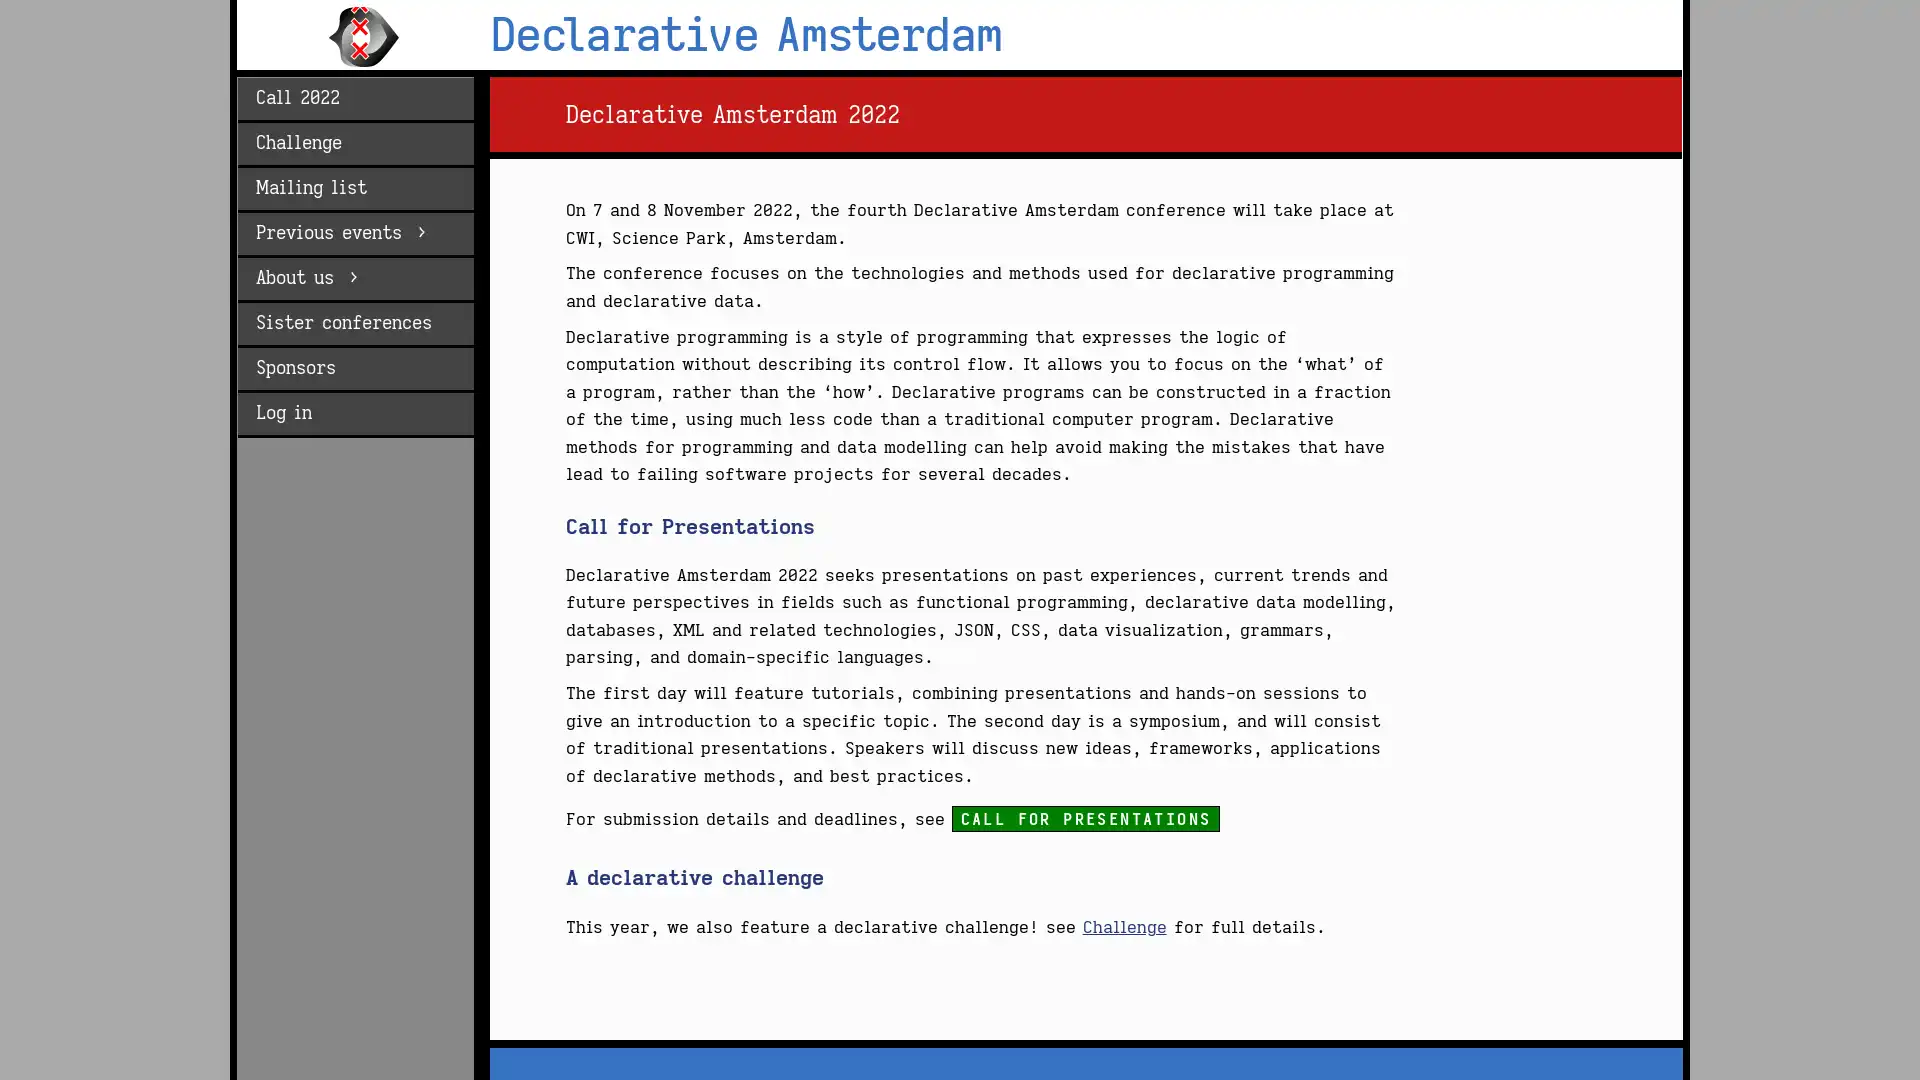 This screenshot has width=1920, height=1080. What do you see at coordinates (1084, 818) in the screenshot?
I see `CALL FOR PRESENTATIONS` at bounding box center [1084, 818].